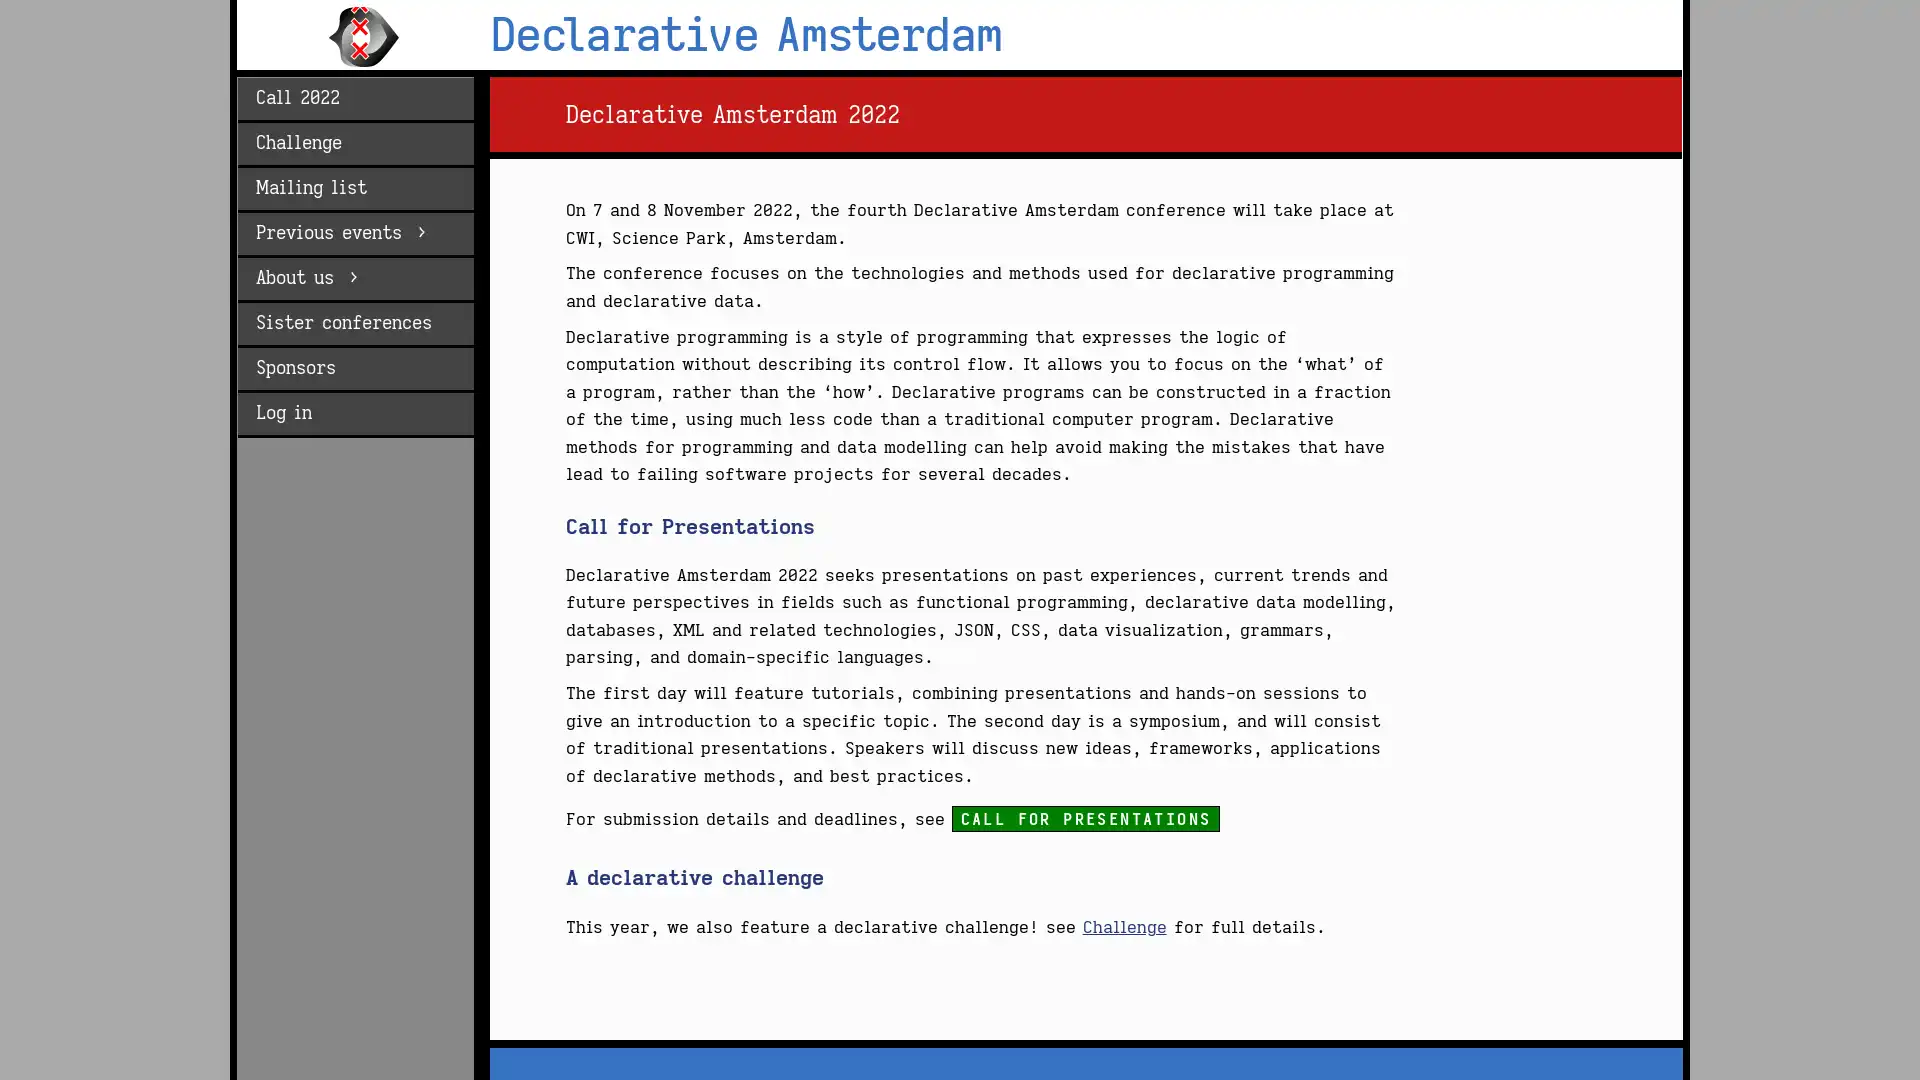 This screenshot has width=1920, height=1080. What do you see at coordinates (1084, 818) in the screenshot?
I see `CALL FOR PRESENTATIONS` at bounding box center [1084, 818].